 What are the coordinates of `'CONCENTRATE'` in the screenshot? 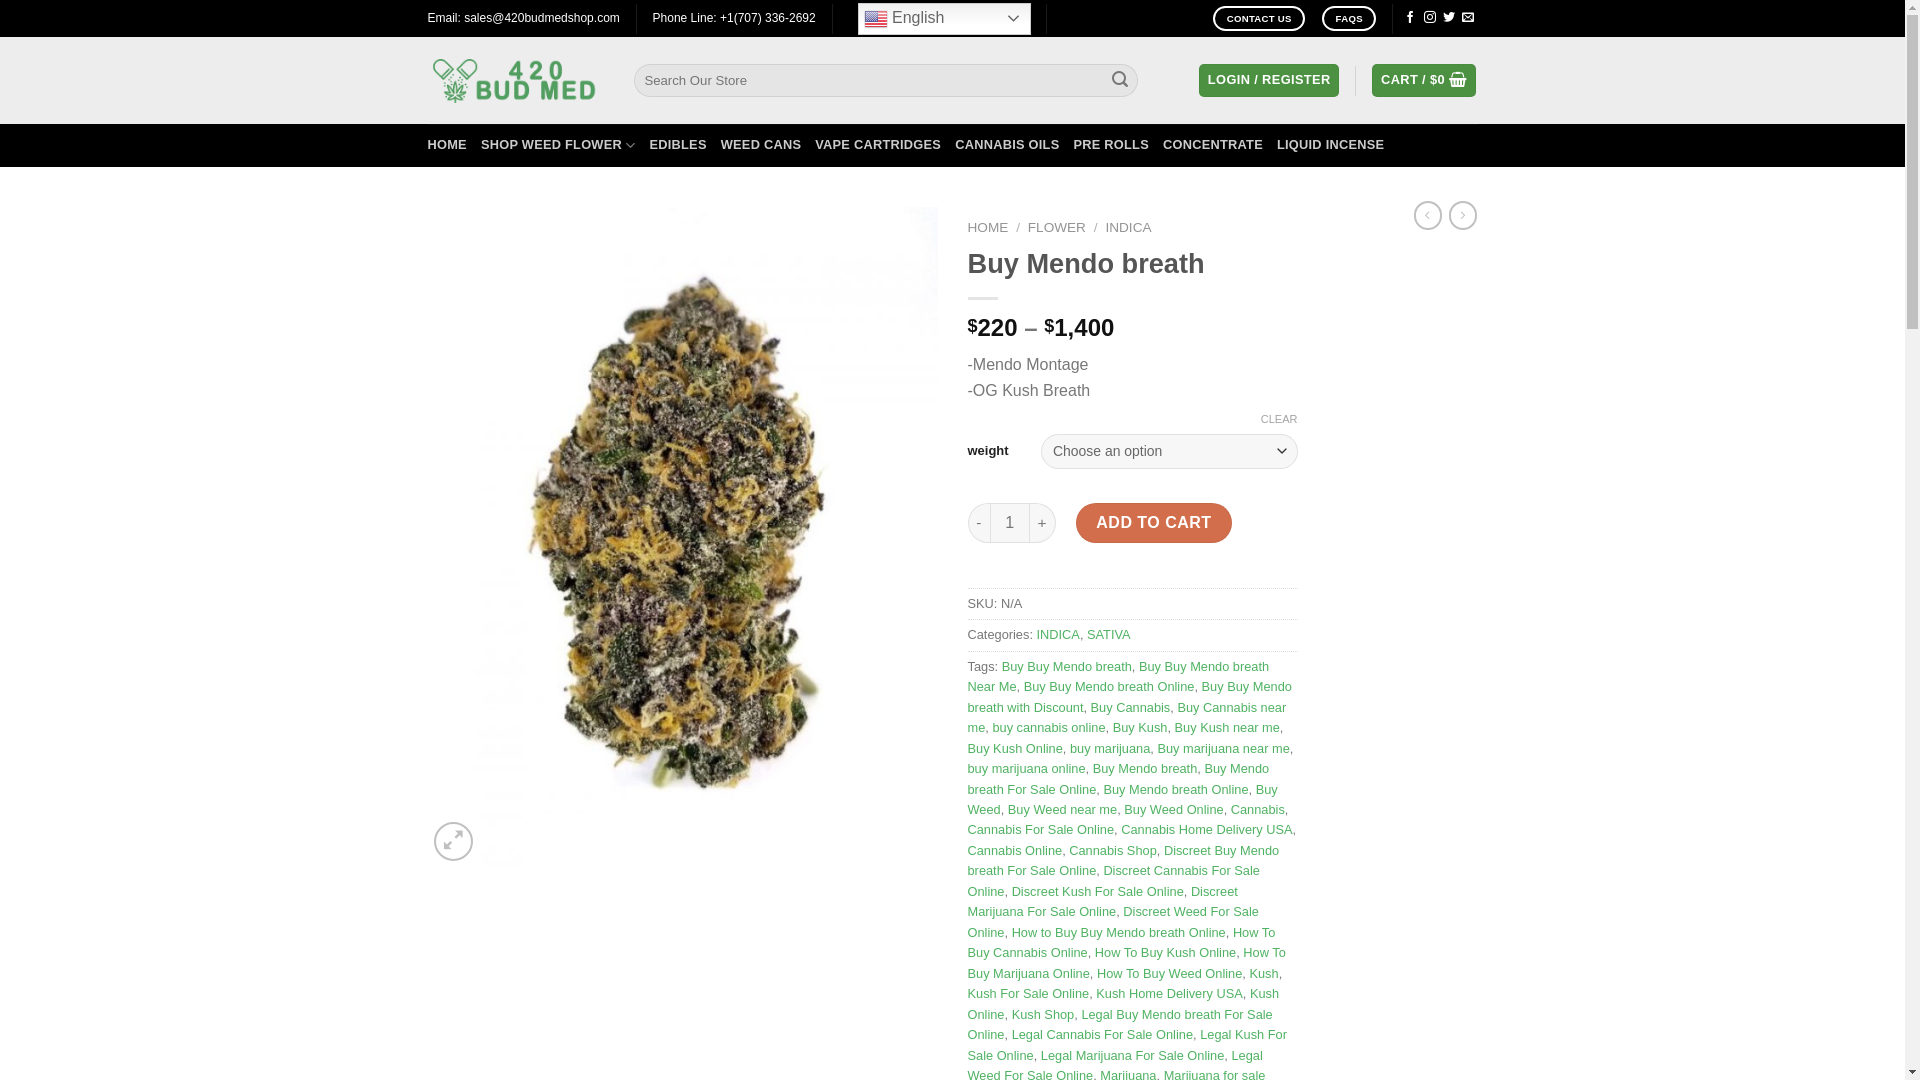 It's located at (1162, 144).